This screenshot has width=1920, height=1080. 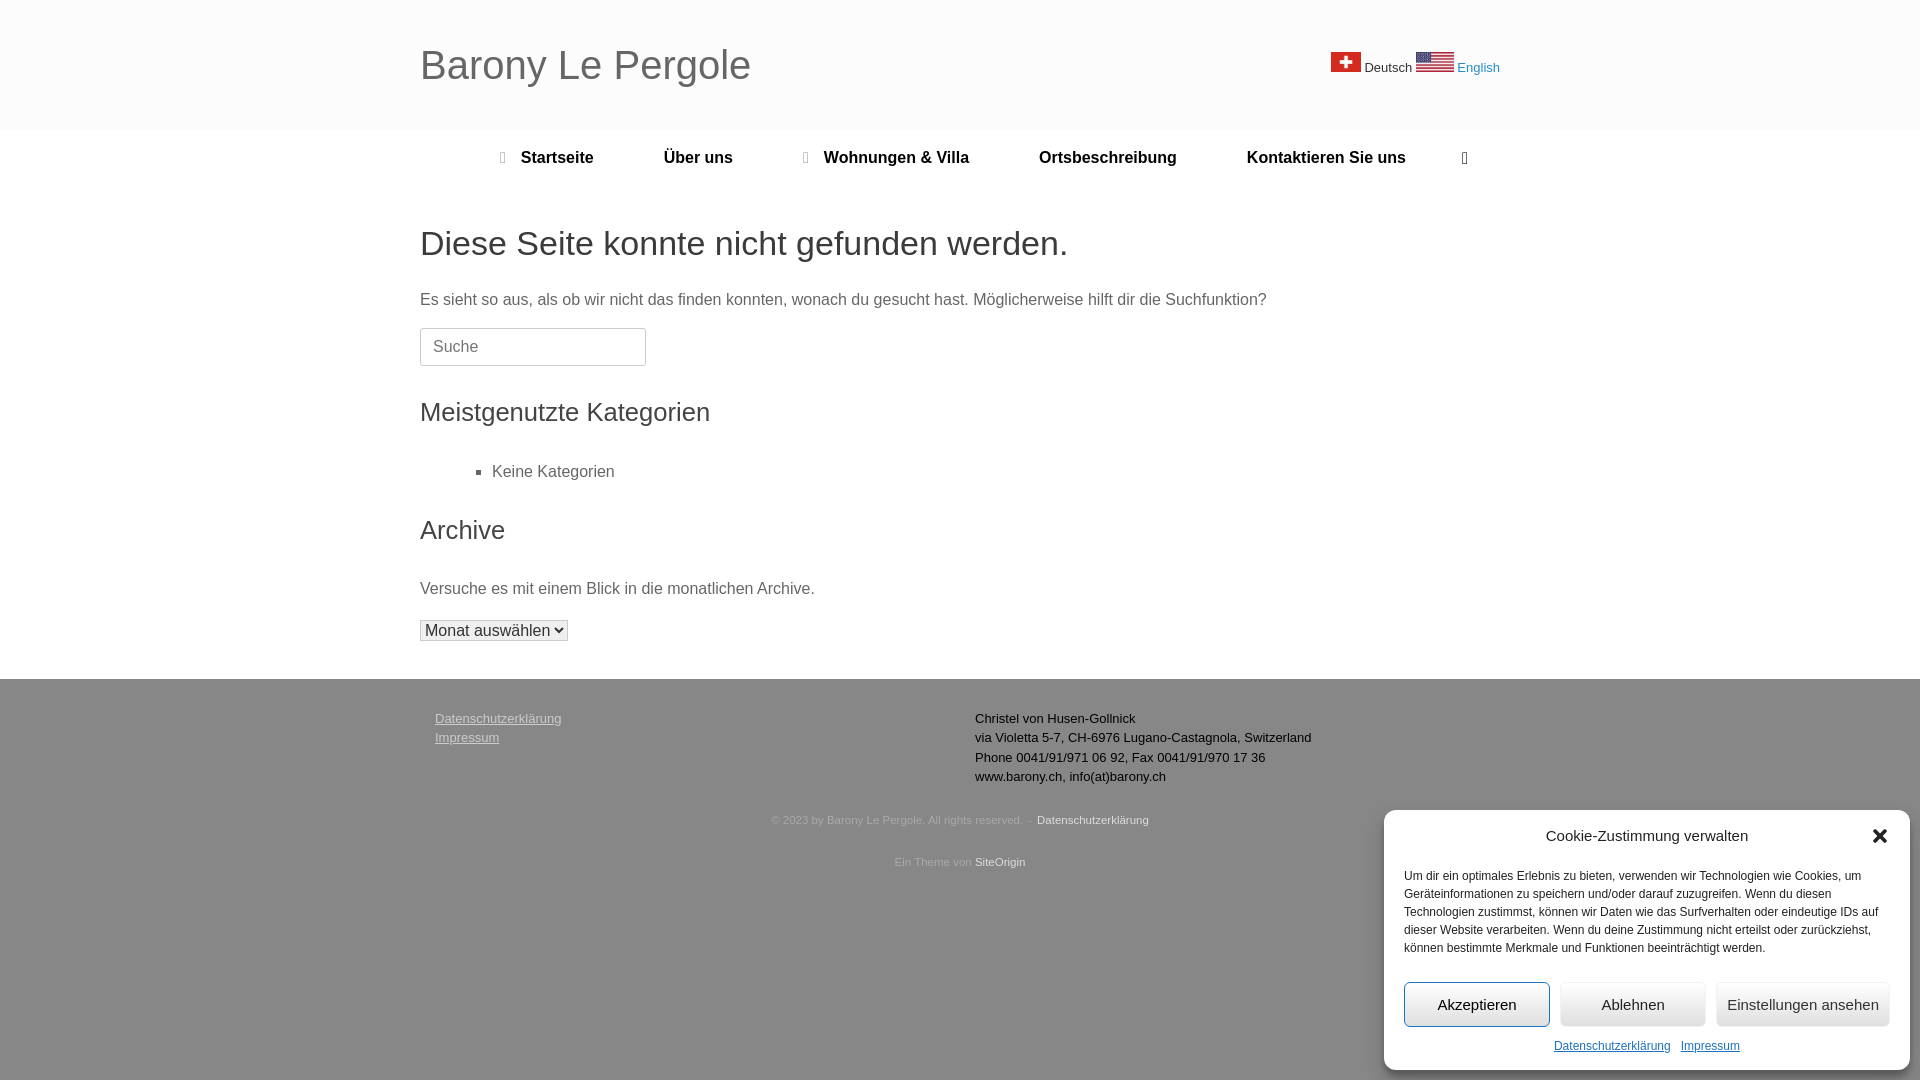 What do you see at coordinates (1415, 66) in the screenshot?
I see `' English'` at bounding box center [1415, 66].